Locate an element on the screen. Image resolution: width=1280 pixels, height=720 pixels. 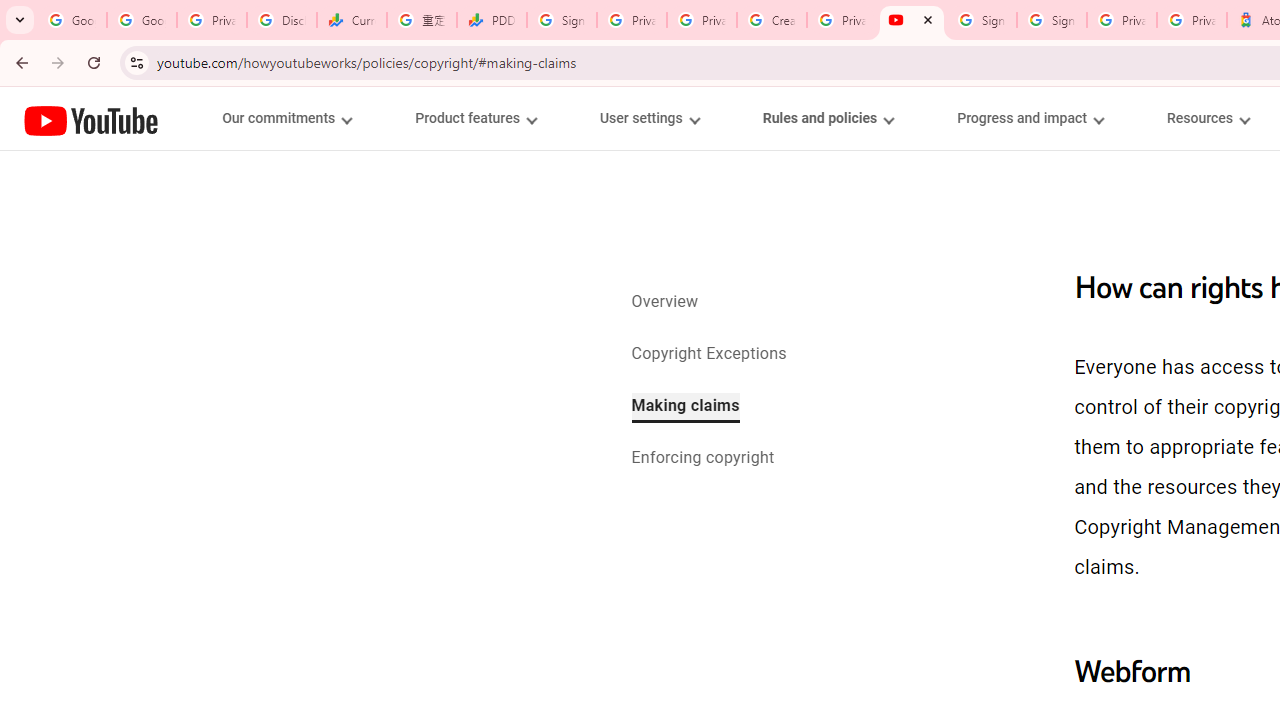
'Product features menupopup' is located at coordinates (474, 118).